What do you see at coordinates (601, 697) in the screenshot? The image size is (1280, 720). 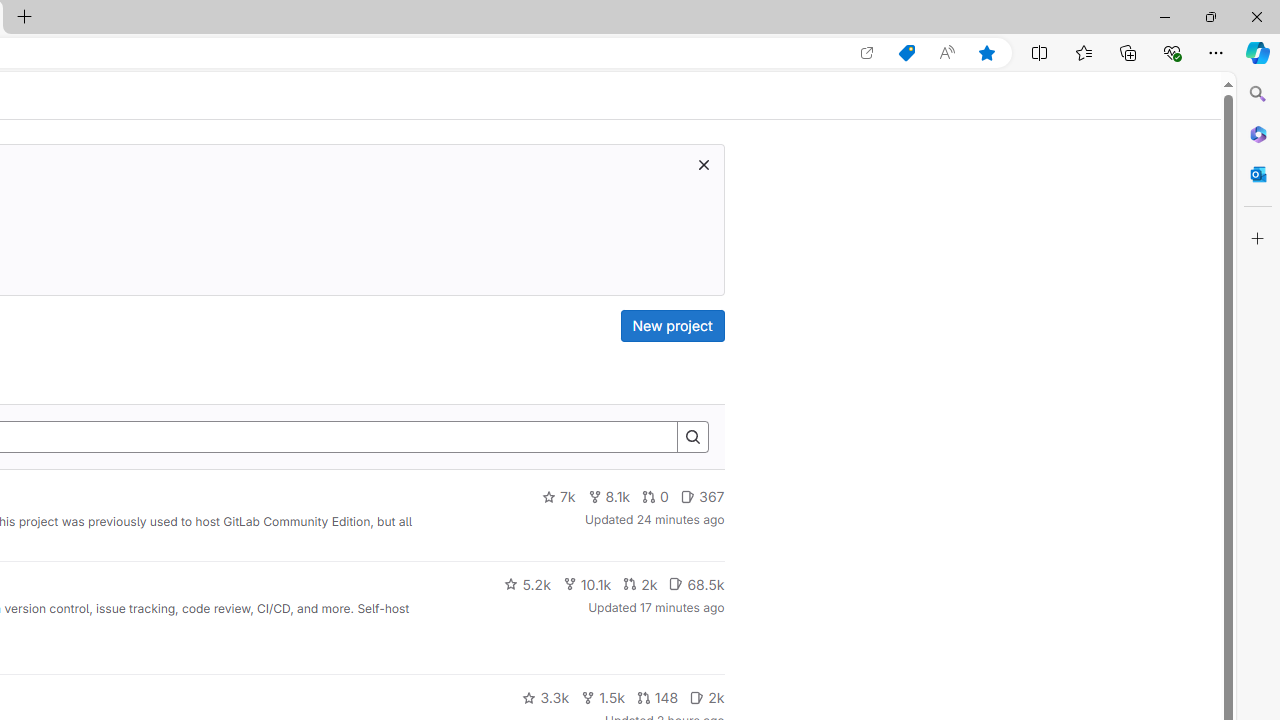 I see `'1.5k'` at bounding box center [601, 697].